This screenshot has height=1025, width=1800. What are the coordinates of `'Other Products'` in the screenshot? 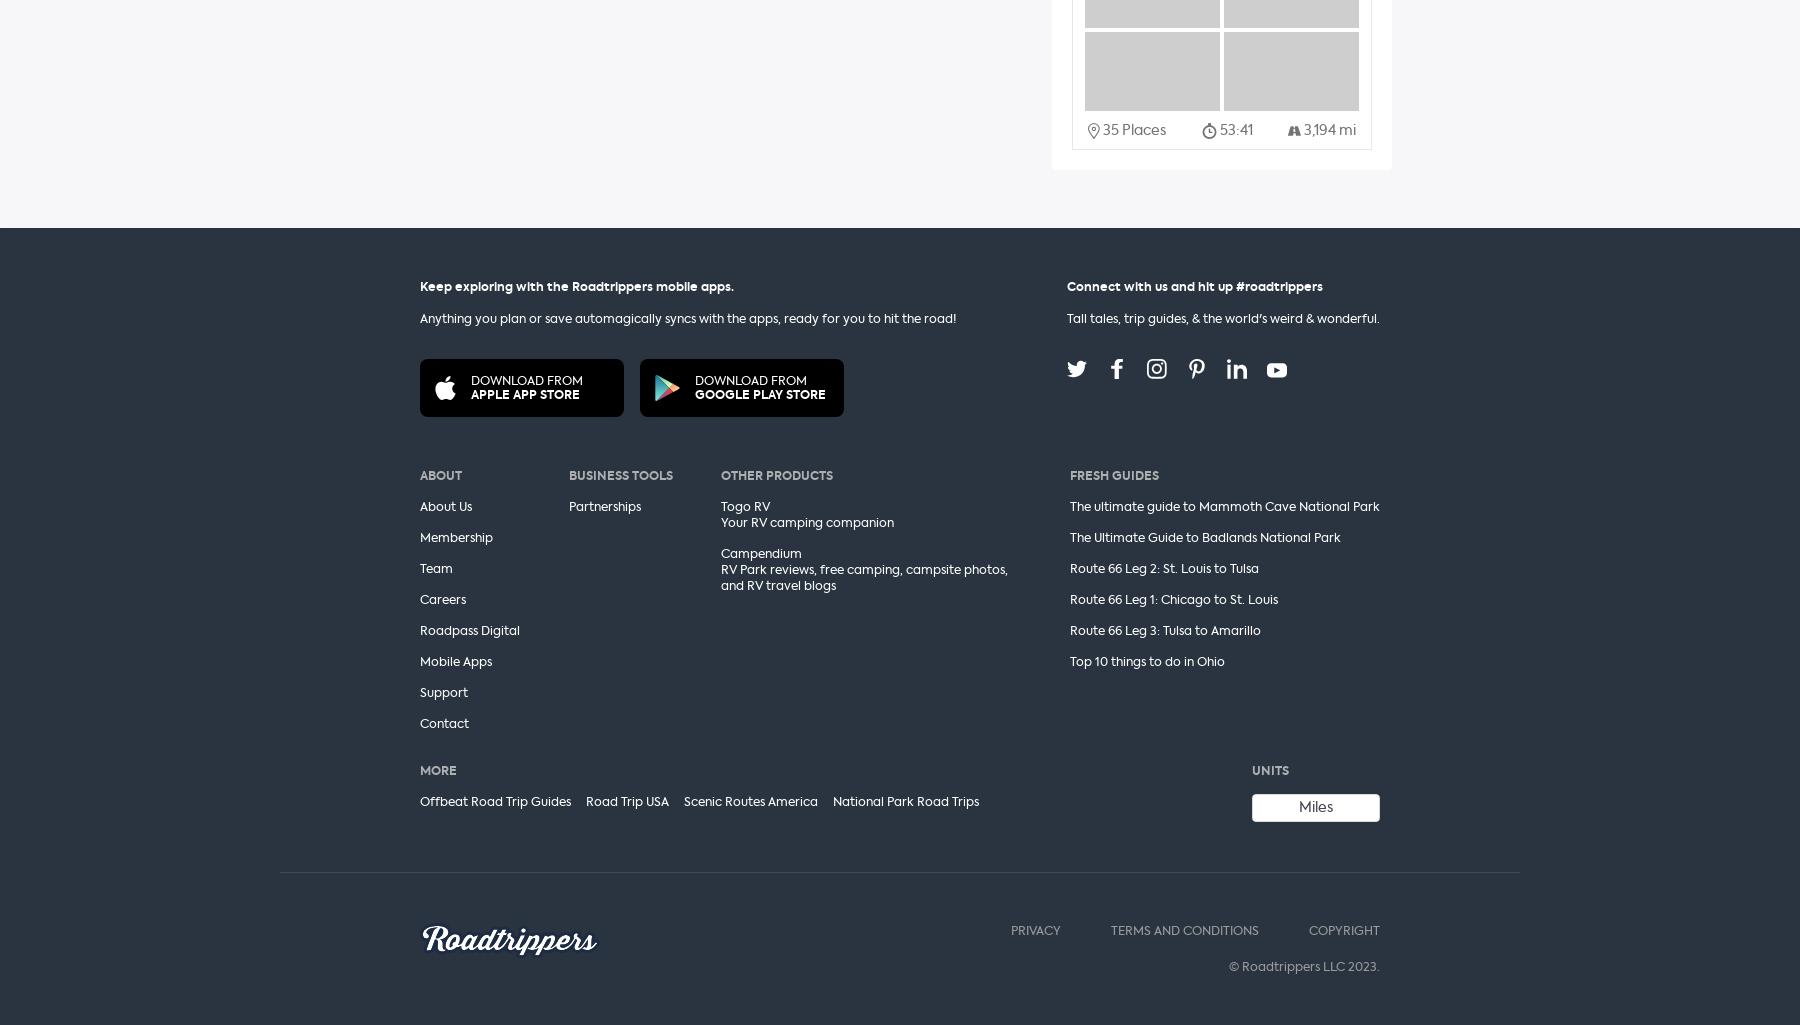 It's located at (776, 475).